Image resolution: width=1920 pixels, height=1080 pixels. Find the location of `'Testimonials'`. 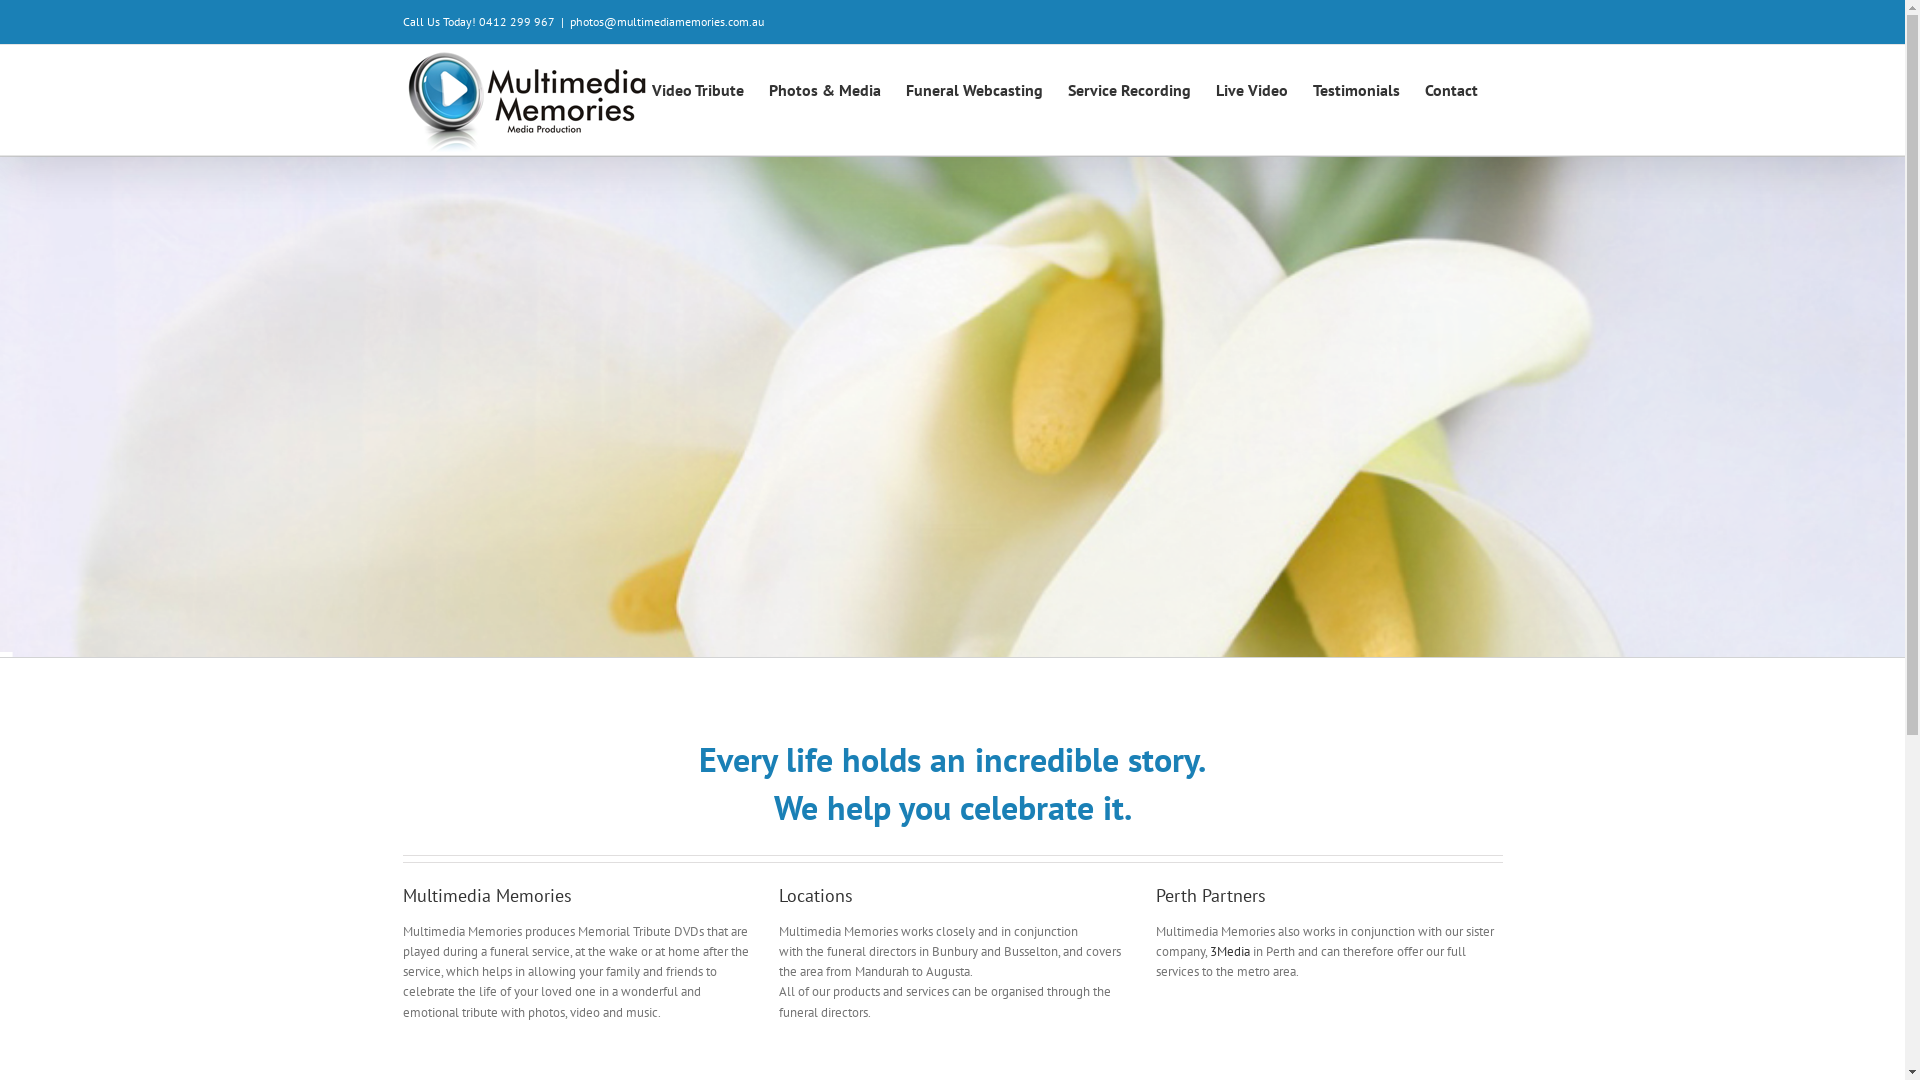

'Testimonials' is located at coordinates (1355, 87).